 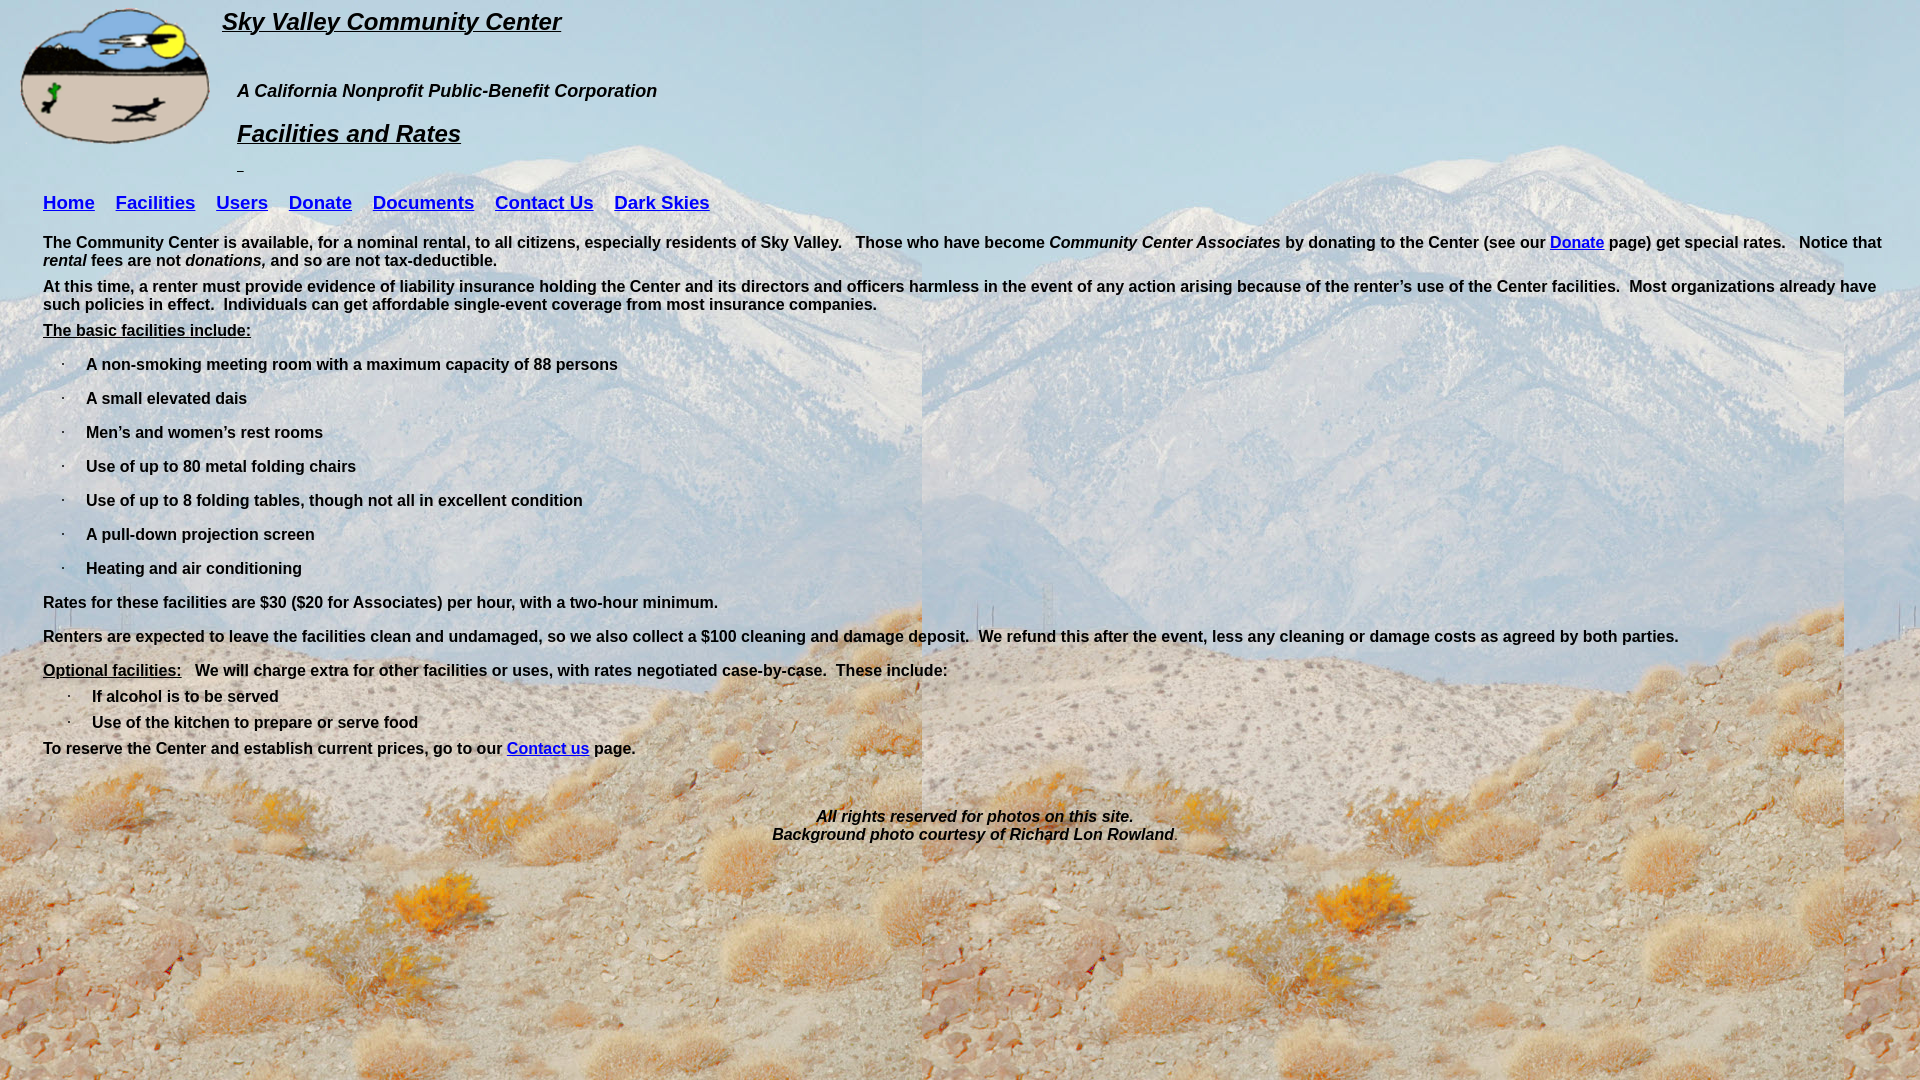 What do you see at coordinates (43, 202) in the screenshot?
I see `'Home'` at bounding box center [43, 202].